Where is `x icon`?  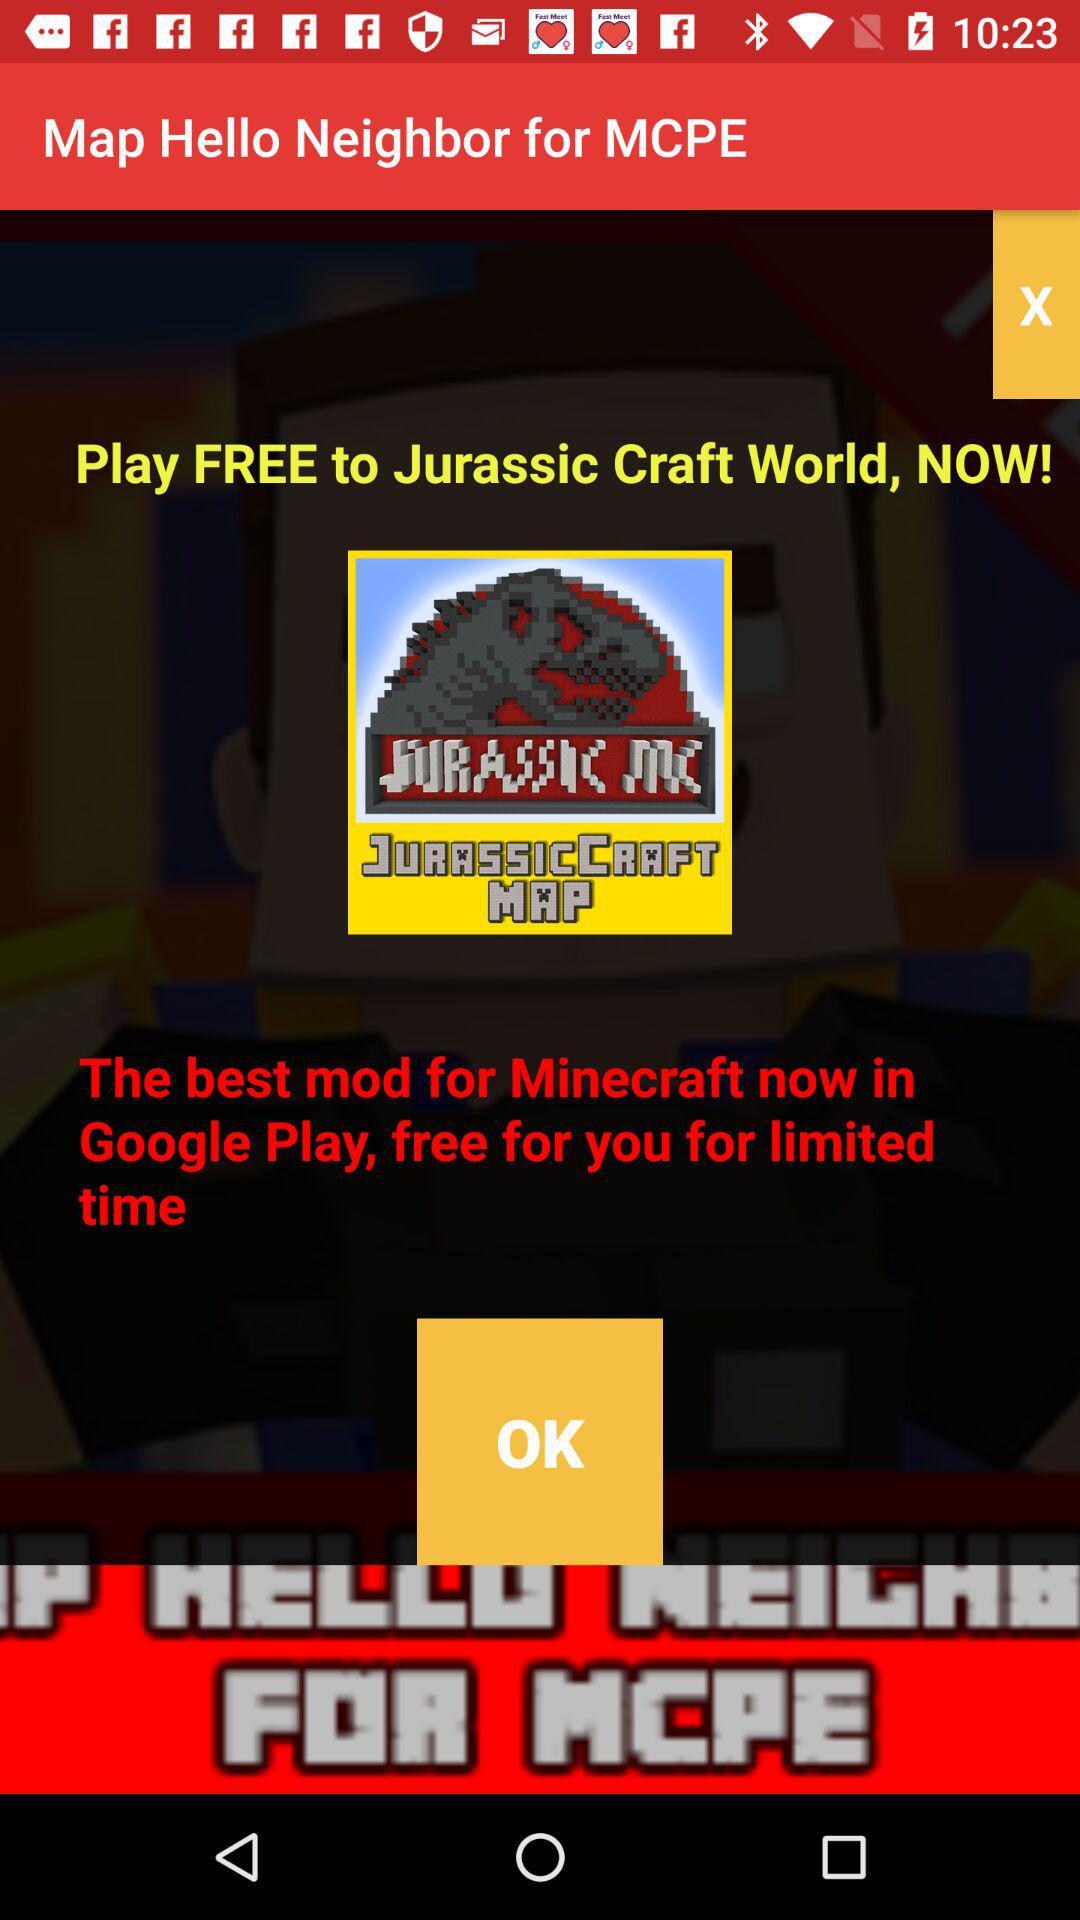 x icon is located at coordinates (1035, 303).